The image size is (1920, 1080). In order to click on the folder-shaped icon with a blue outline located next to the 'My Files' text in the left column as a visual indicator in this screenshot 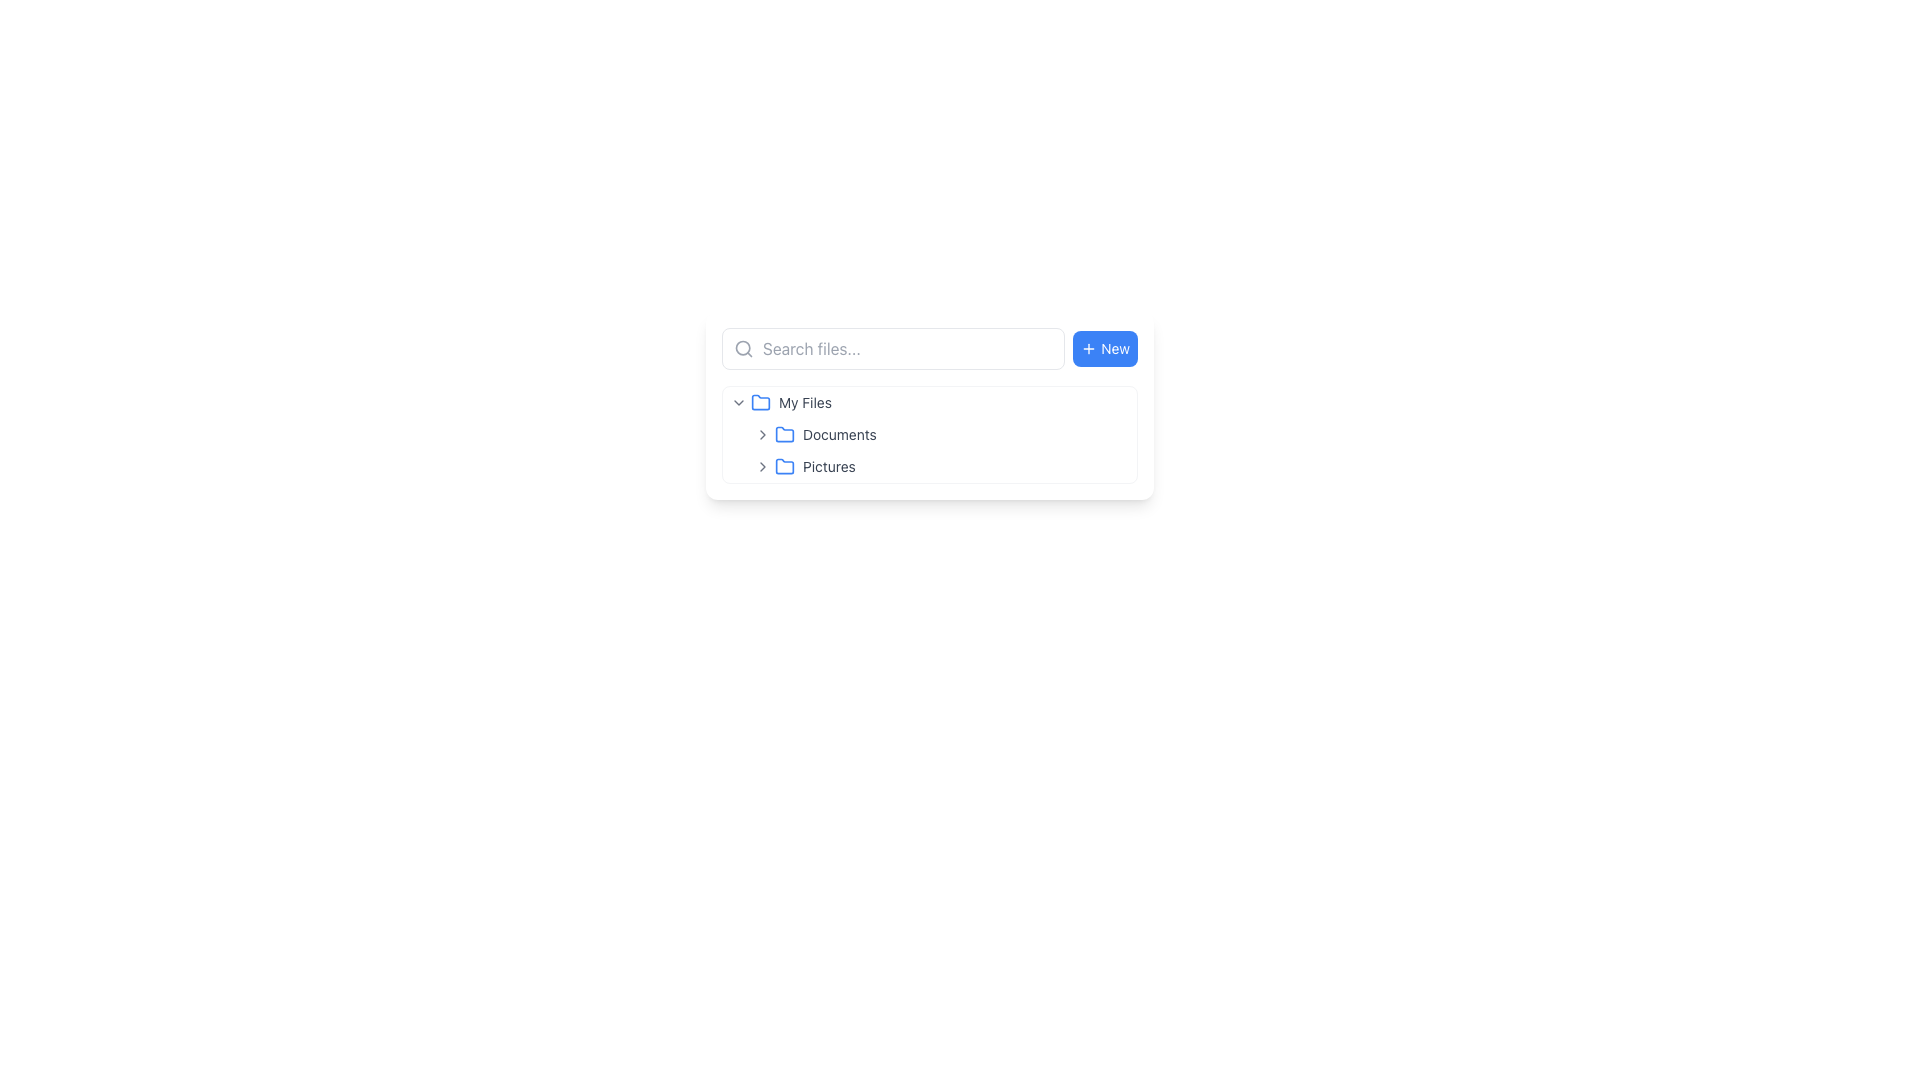, I will do `click(760, 402)`.